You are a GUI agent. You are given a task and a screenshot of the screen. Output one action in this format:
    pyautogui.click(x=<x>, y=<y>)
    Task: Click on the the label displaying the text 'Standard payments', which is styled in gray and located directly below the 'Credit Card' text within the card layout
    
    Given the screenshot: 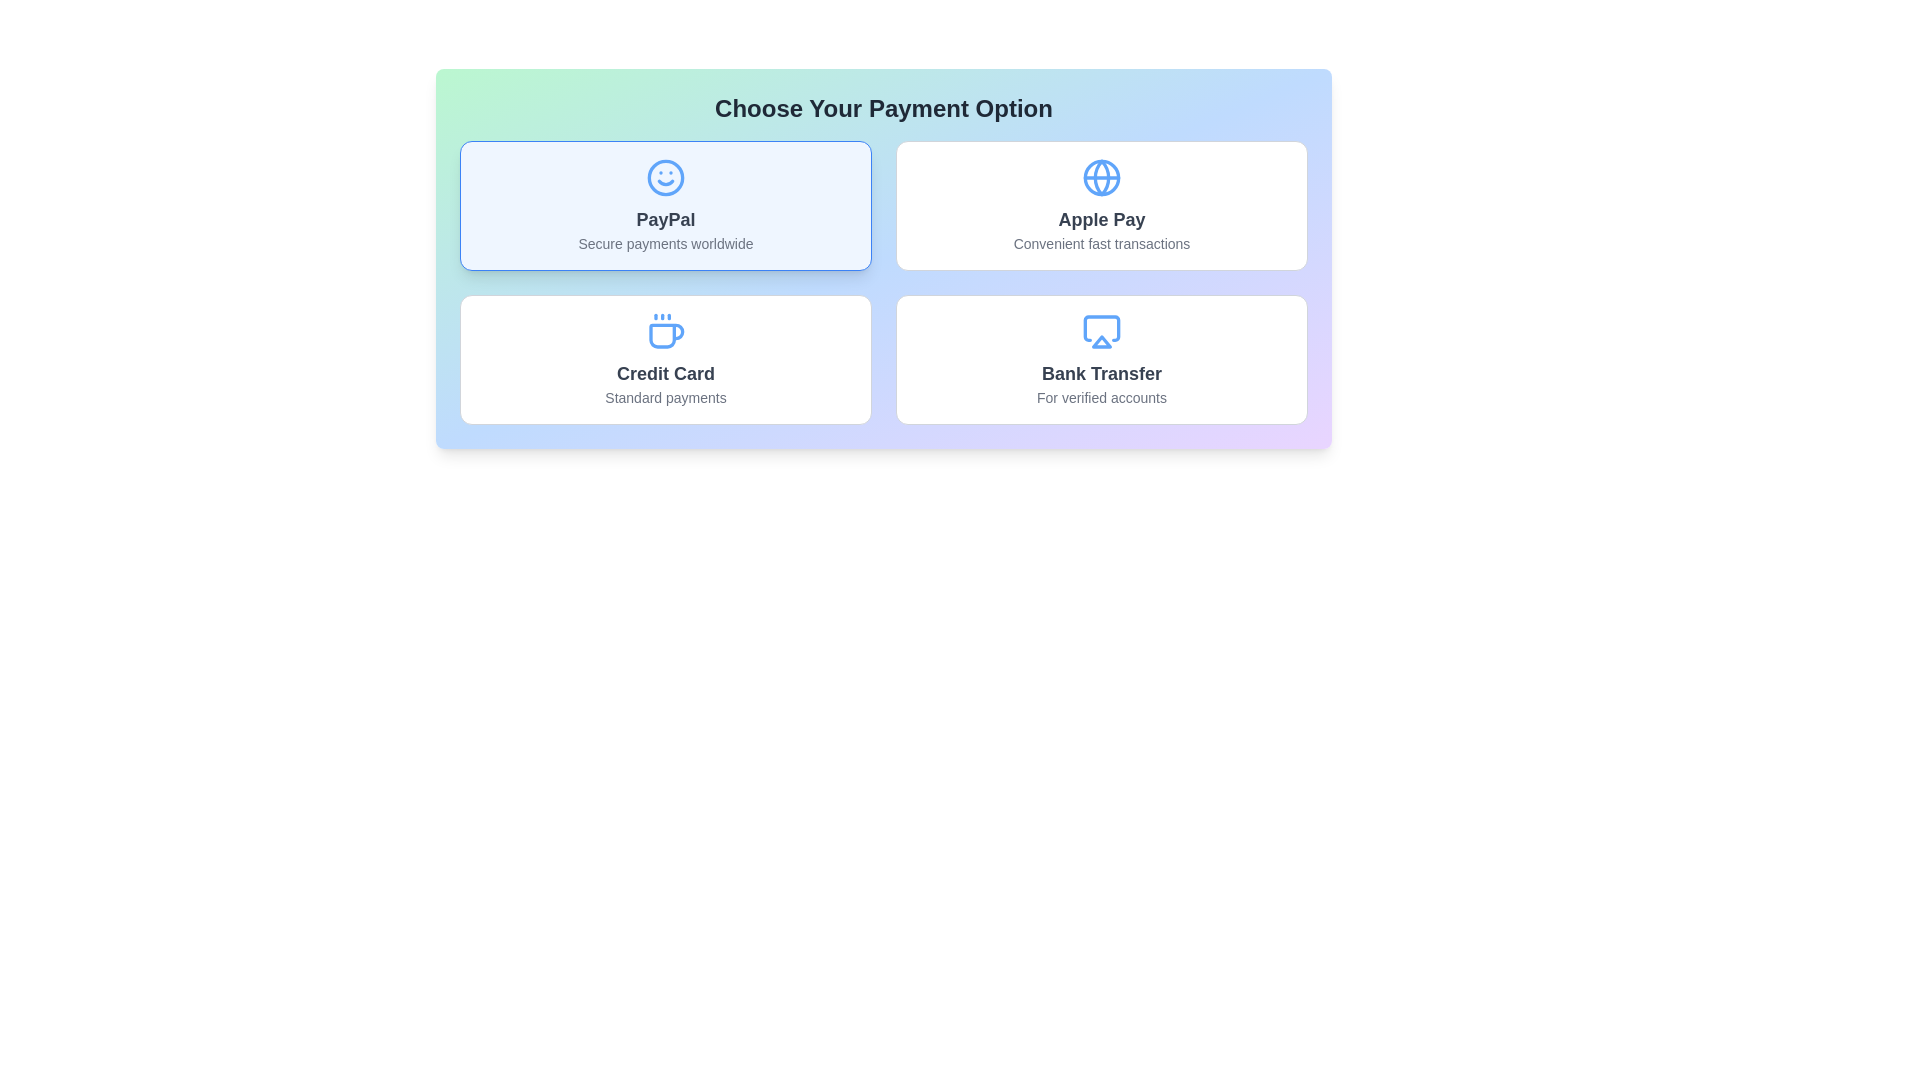 What is the action you would take?
    pyautogui.click(x=666, y=397)
    